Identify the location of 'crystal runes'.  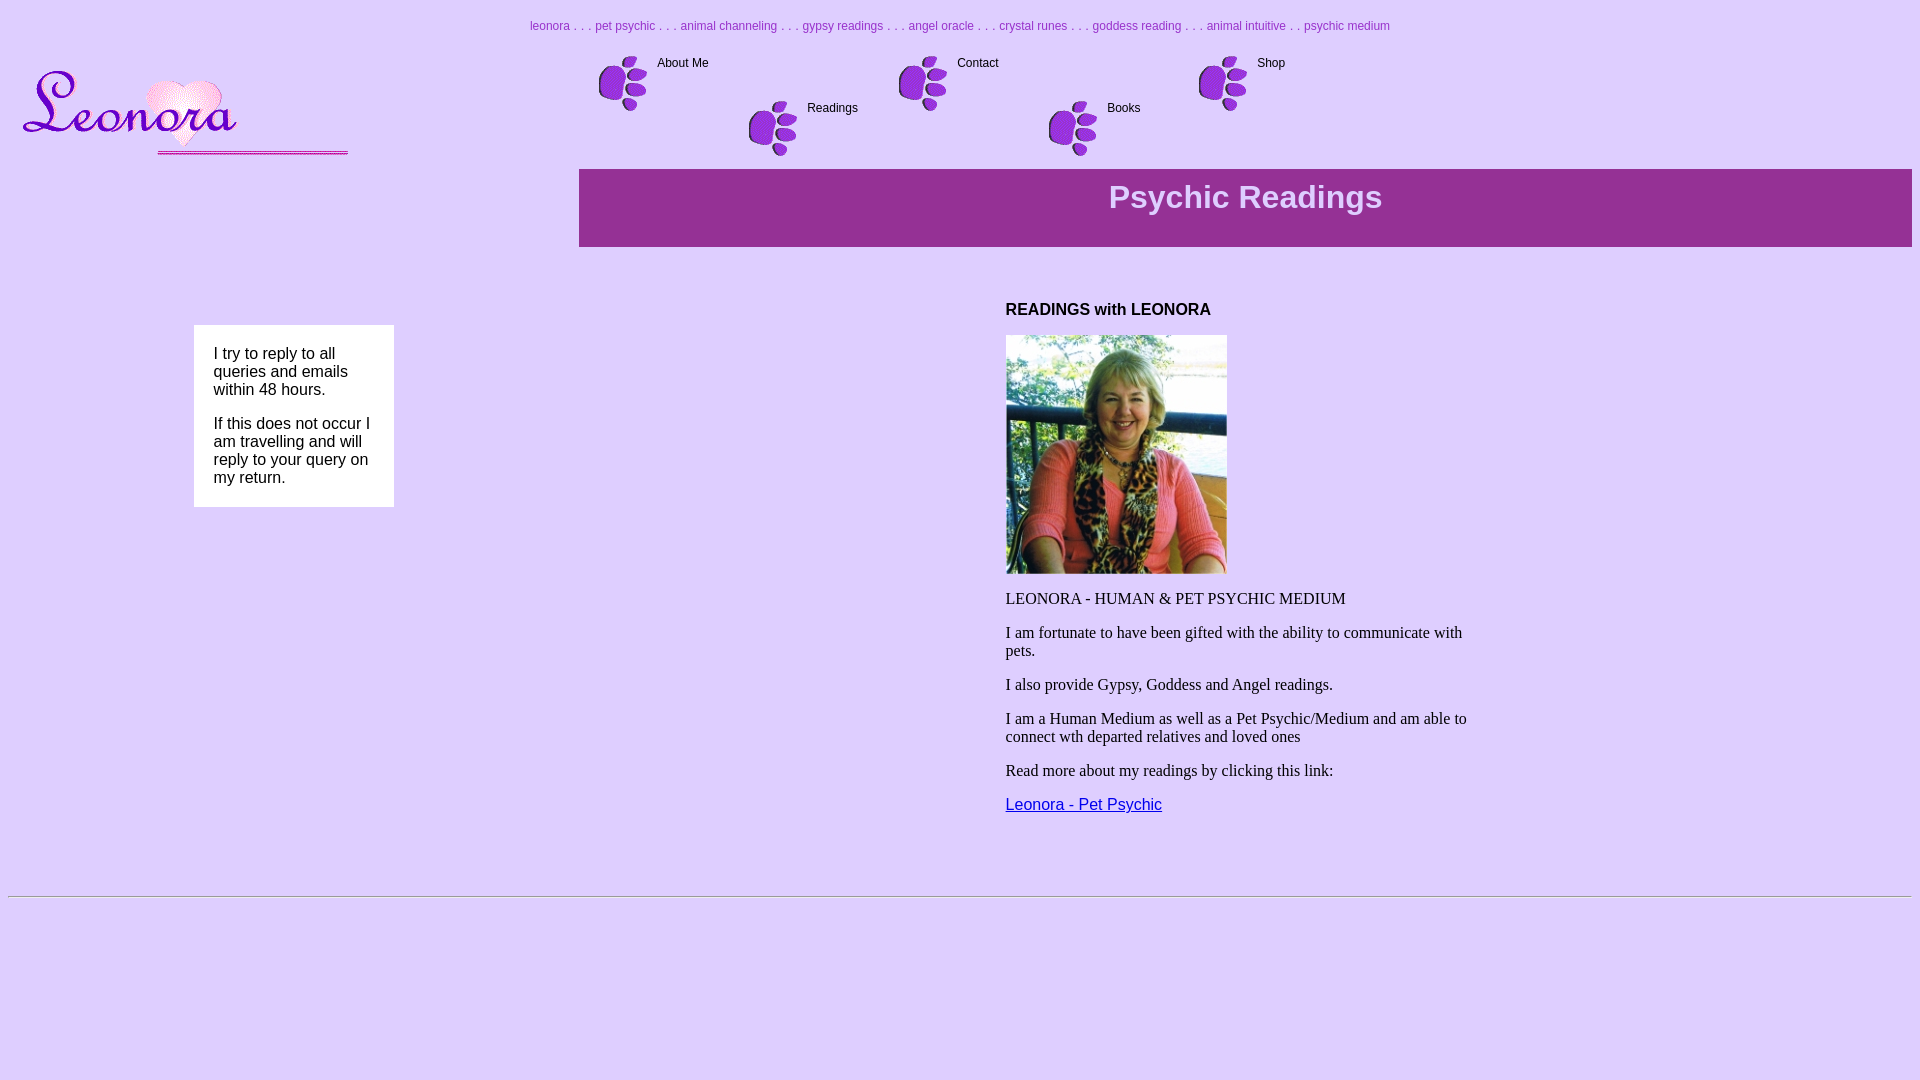
(1032, 26).